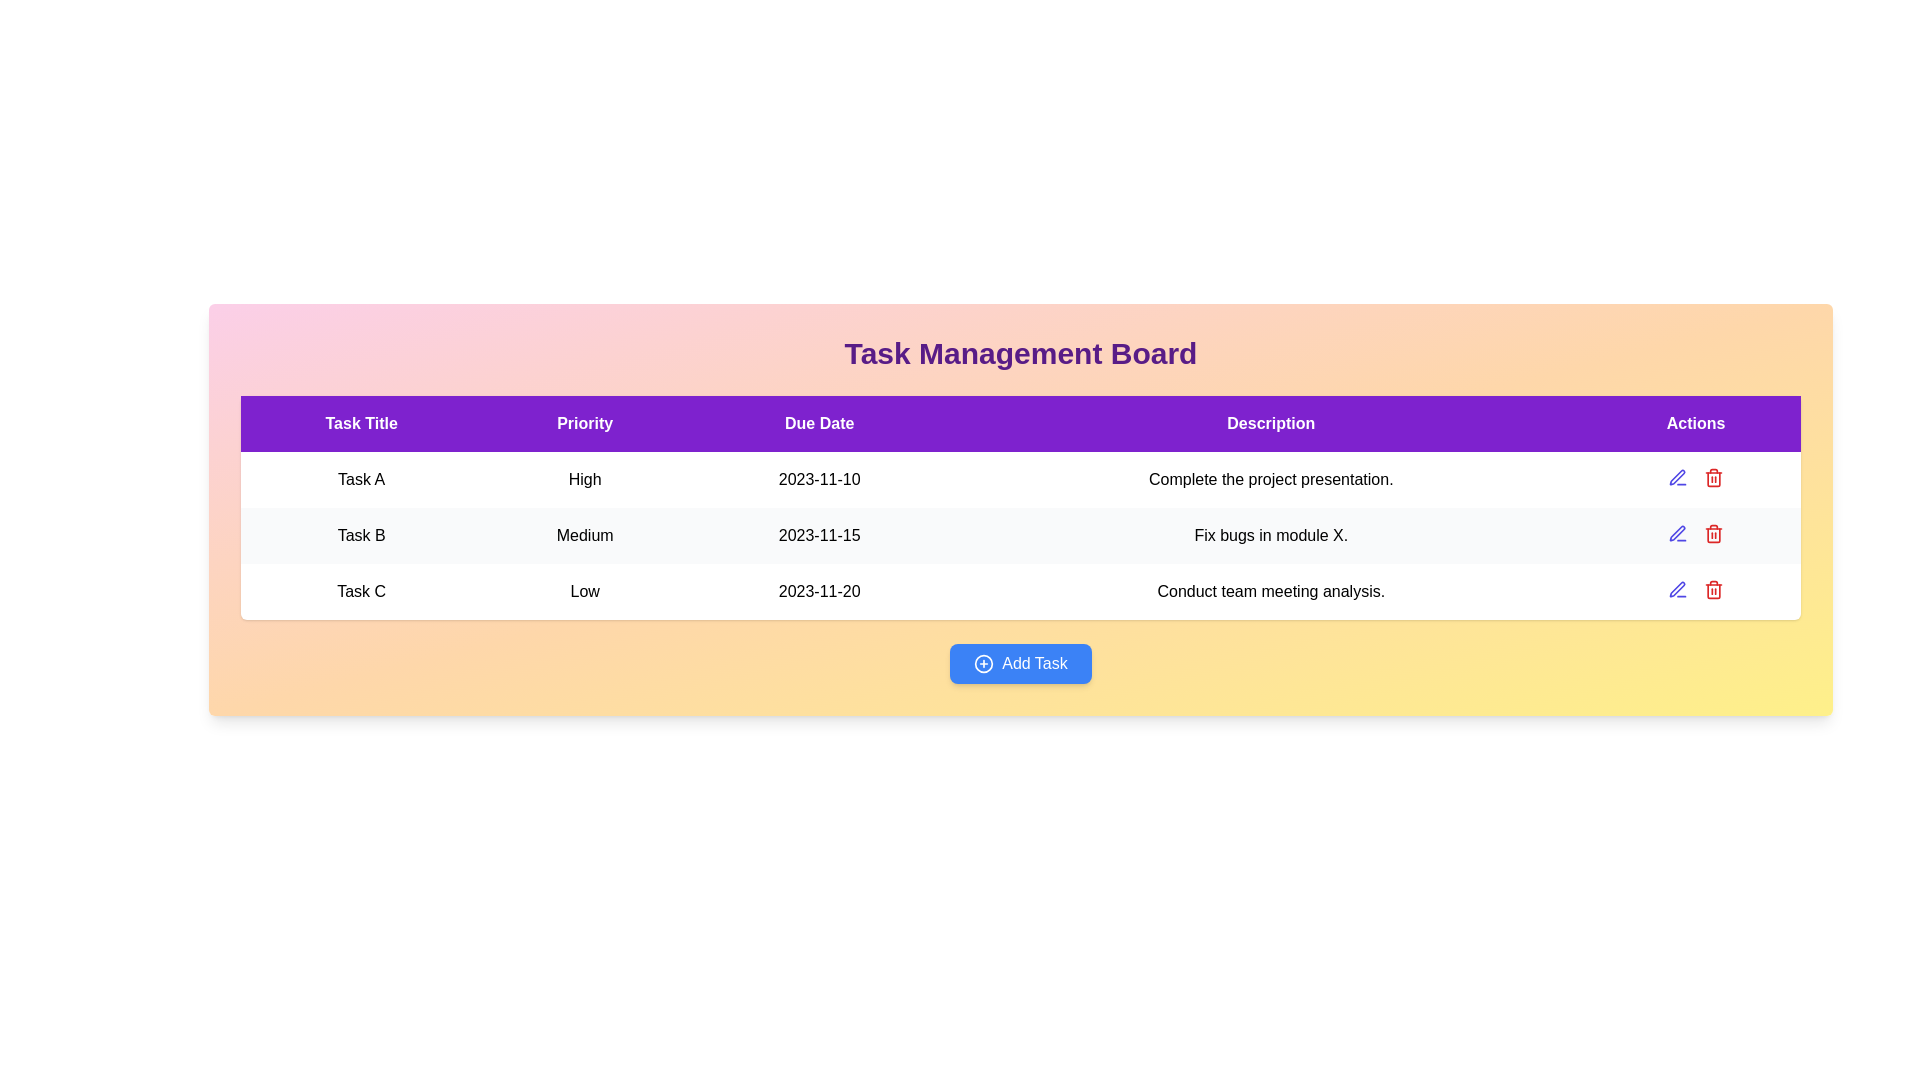 Image resolution: width=1920 pixels, height=1080 pixels. Describe the element at coordinates (1021, 663) in the screenshot. I see `the call-to-action button at the bottom of the task management board` at that location.